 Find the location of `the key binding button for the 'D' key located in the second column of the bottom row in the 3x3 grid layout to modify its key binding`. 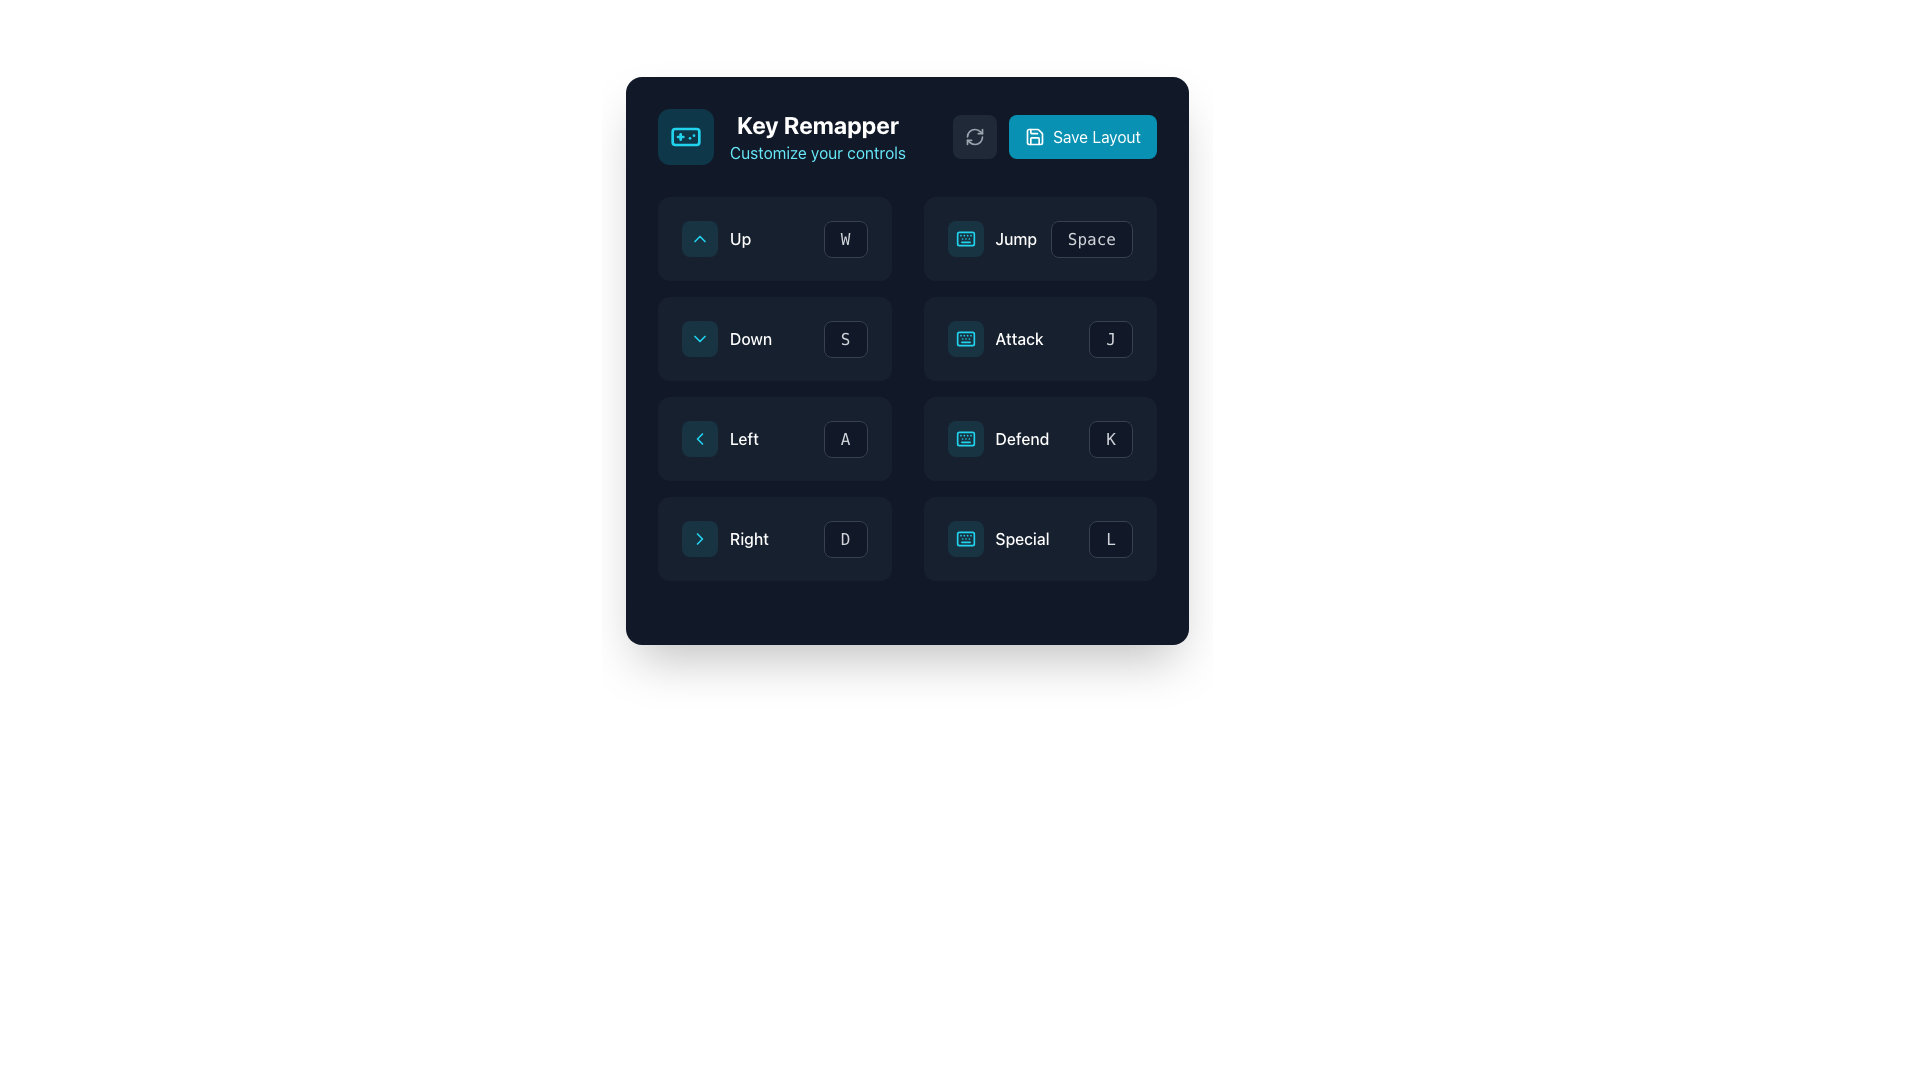

the key binding button for the 'D' key located in the second column of the bottom row in the 3x3 grid layout to modify its key binding is located at coordinates (845, 538).